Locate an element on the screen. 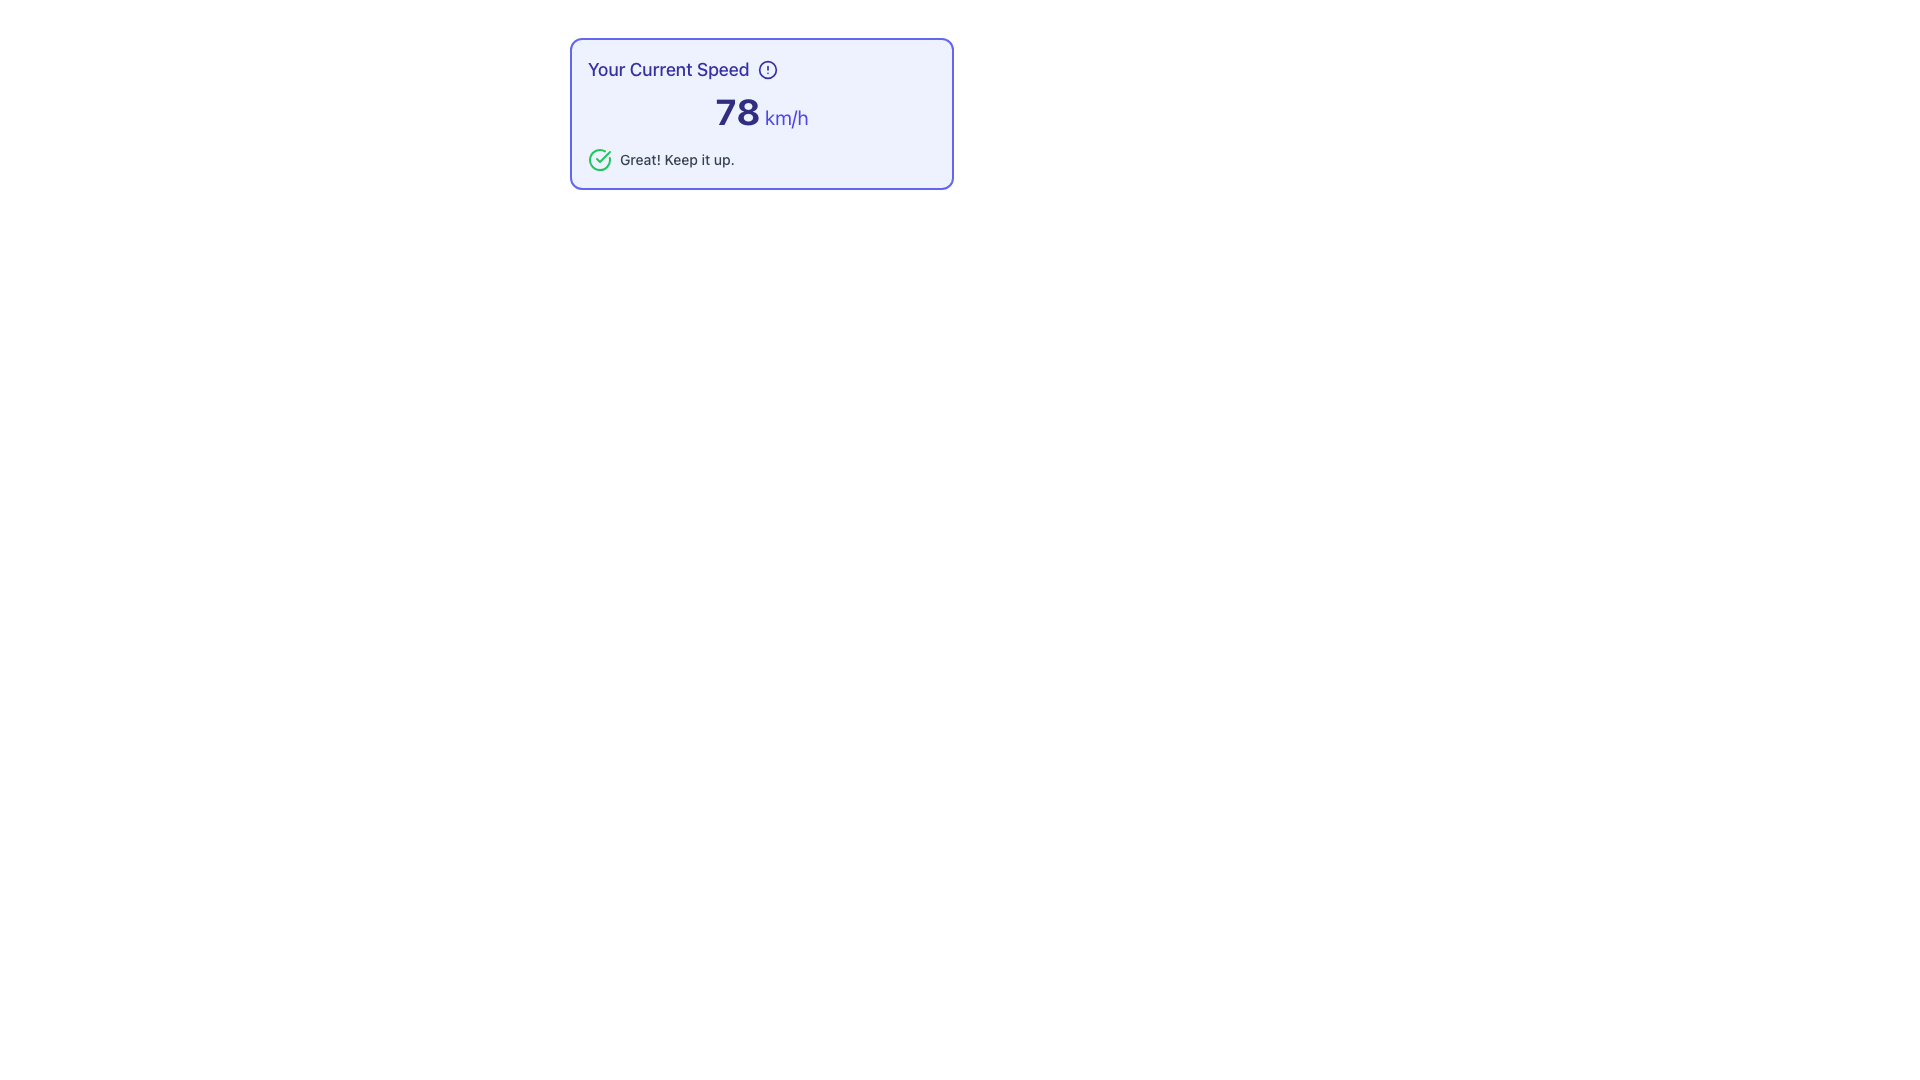 The image size is (1920, 1080). the static text label displaying 'km/h' which is styled in bold indigo font and located next to the numeric value '78' in the speed display is located at coordinates (783, 117).